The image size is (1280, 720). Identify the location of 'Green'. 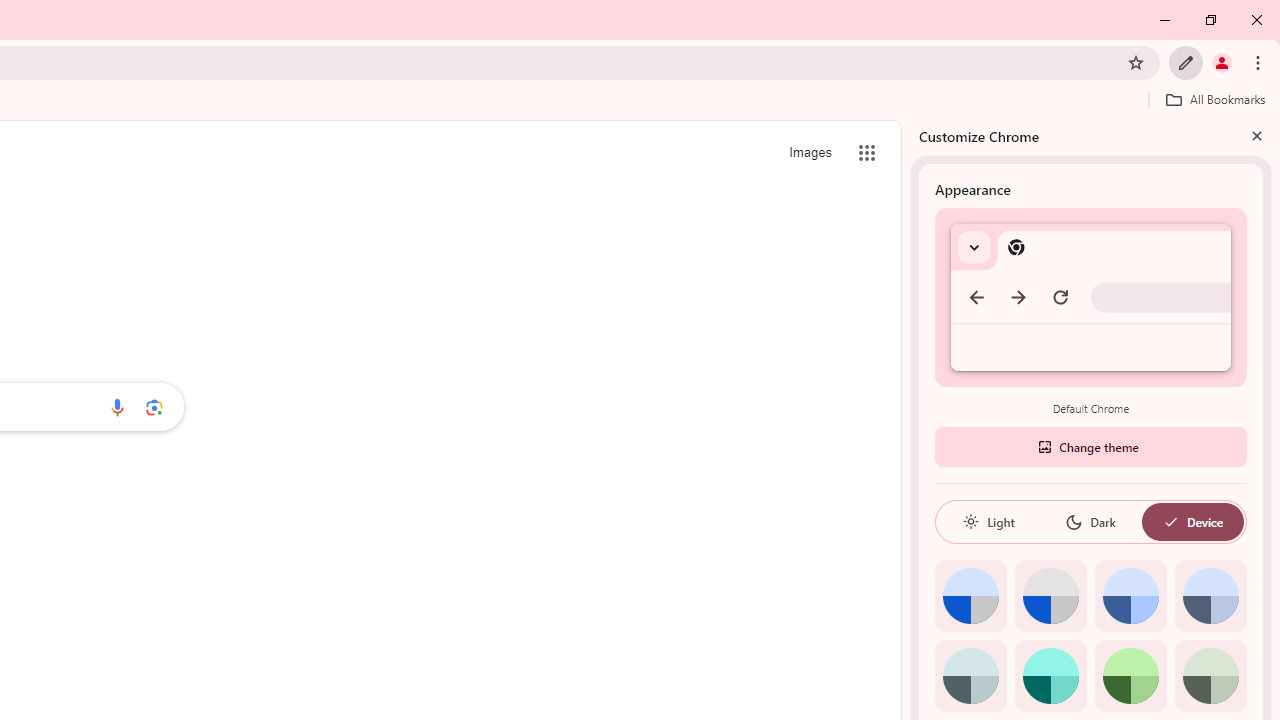
(1130, 675).